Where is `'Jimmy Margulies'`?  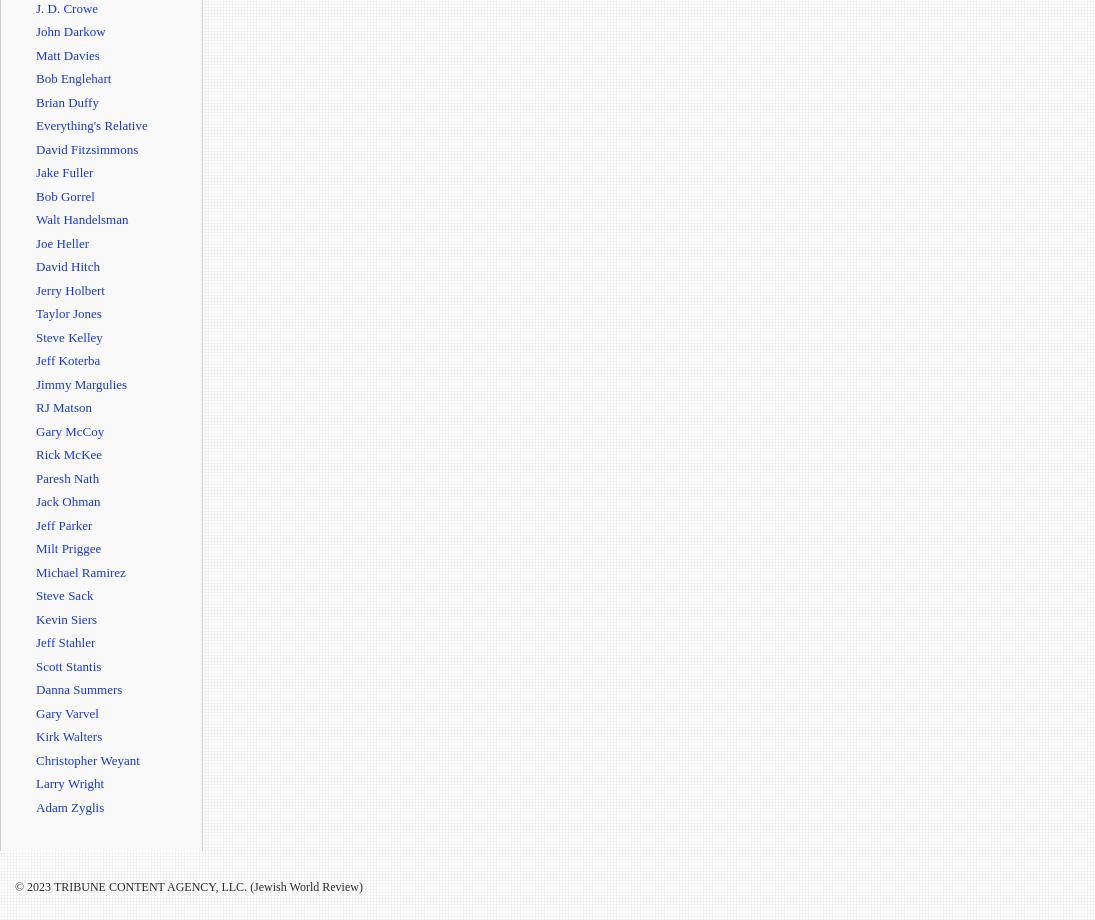 'Jimmy Margulies' is located at coordinates (80, 382).